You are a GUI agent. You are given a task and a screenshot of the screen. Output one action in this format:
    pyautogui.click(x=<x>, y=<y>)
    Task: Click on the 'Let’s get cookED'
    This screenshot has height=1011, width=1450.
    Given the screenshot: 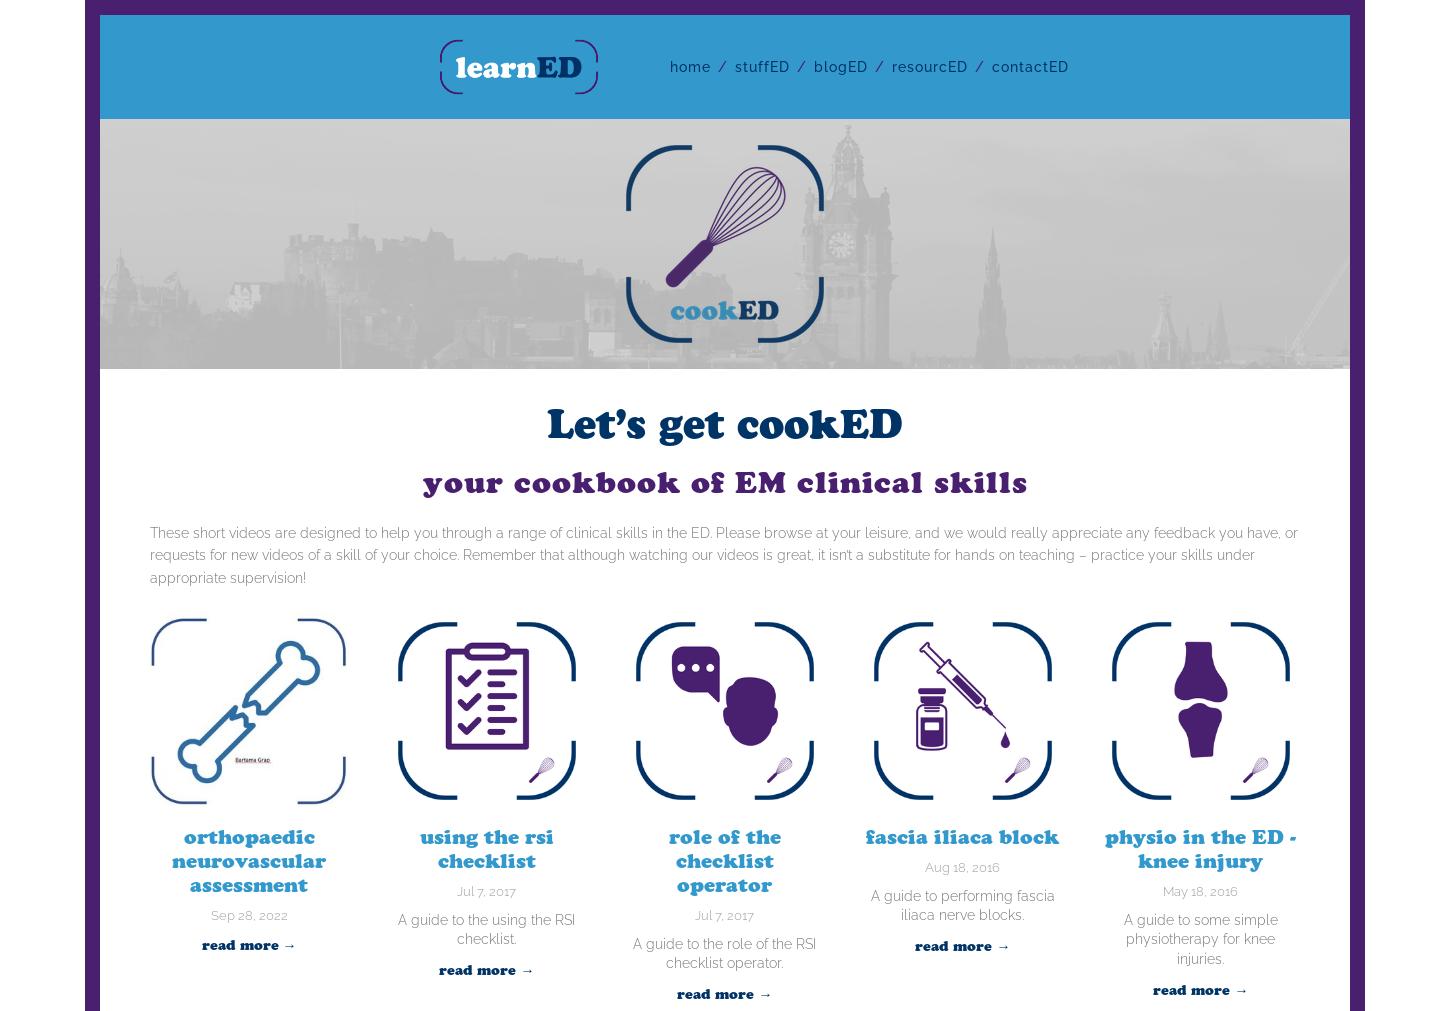 What is the action you would take?
    pyautogui.click(x=725, y=422)
    